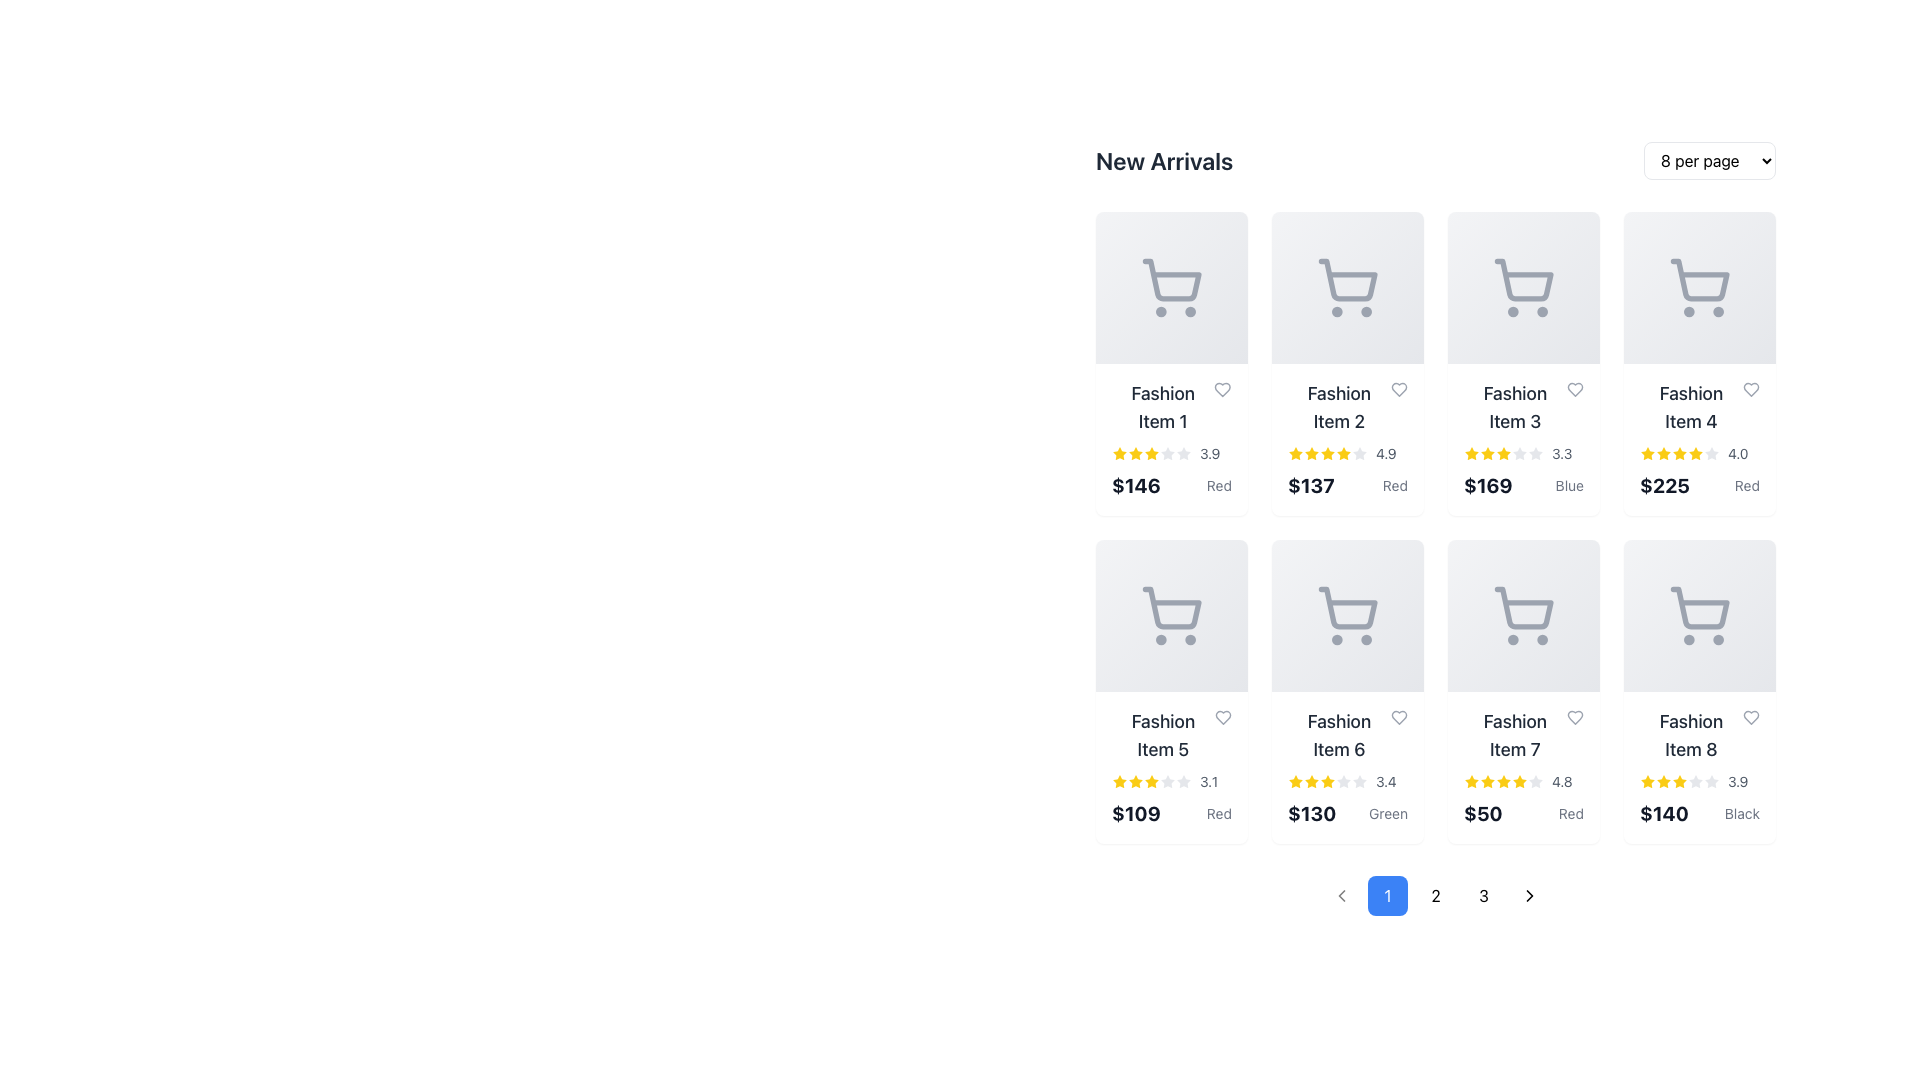  Describe the element at coordinates (1398, 389) in the screenshot. I see `the heart icon in the top-right corner of the 'Fashion Item 2' card to favorite the item` at that location.